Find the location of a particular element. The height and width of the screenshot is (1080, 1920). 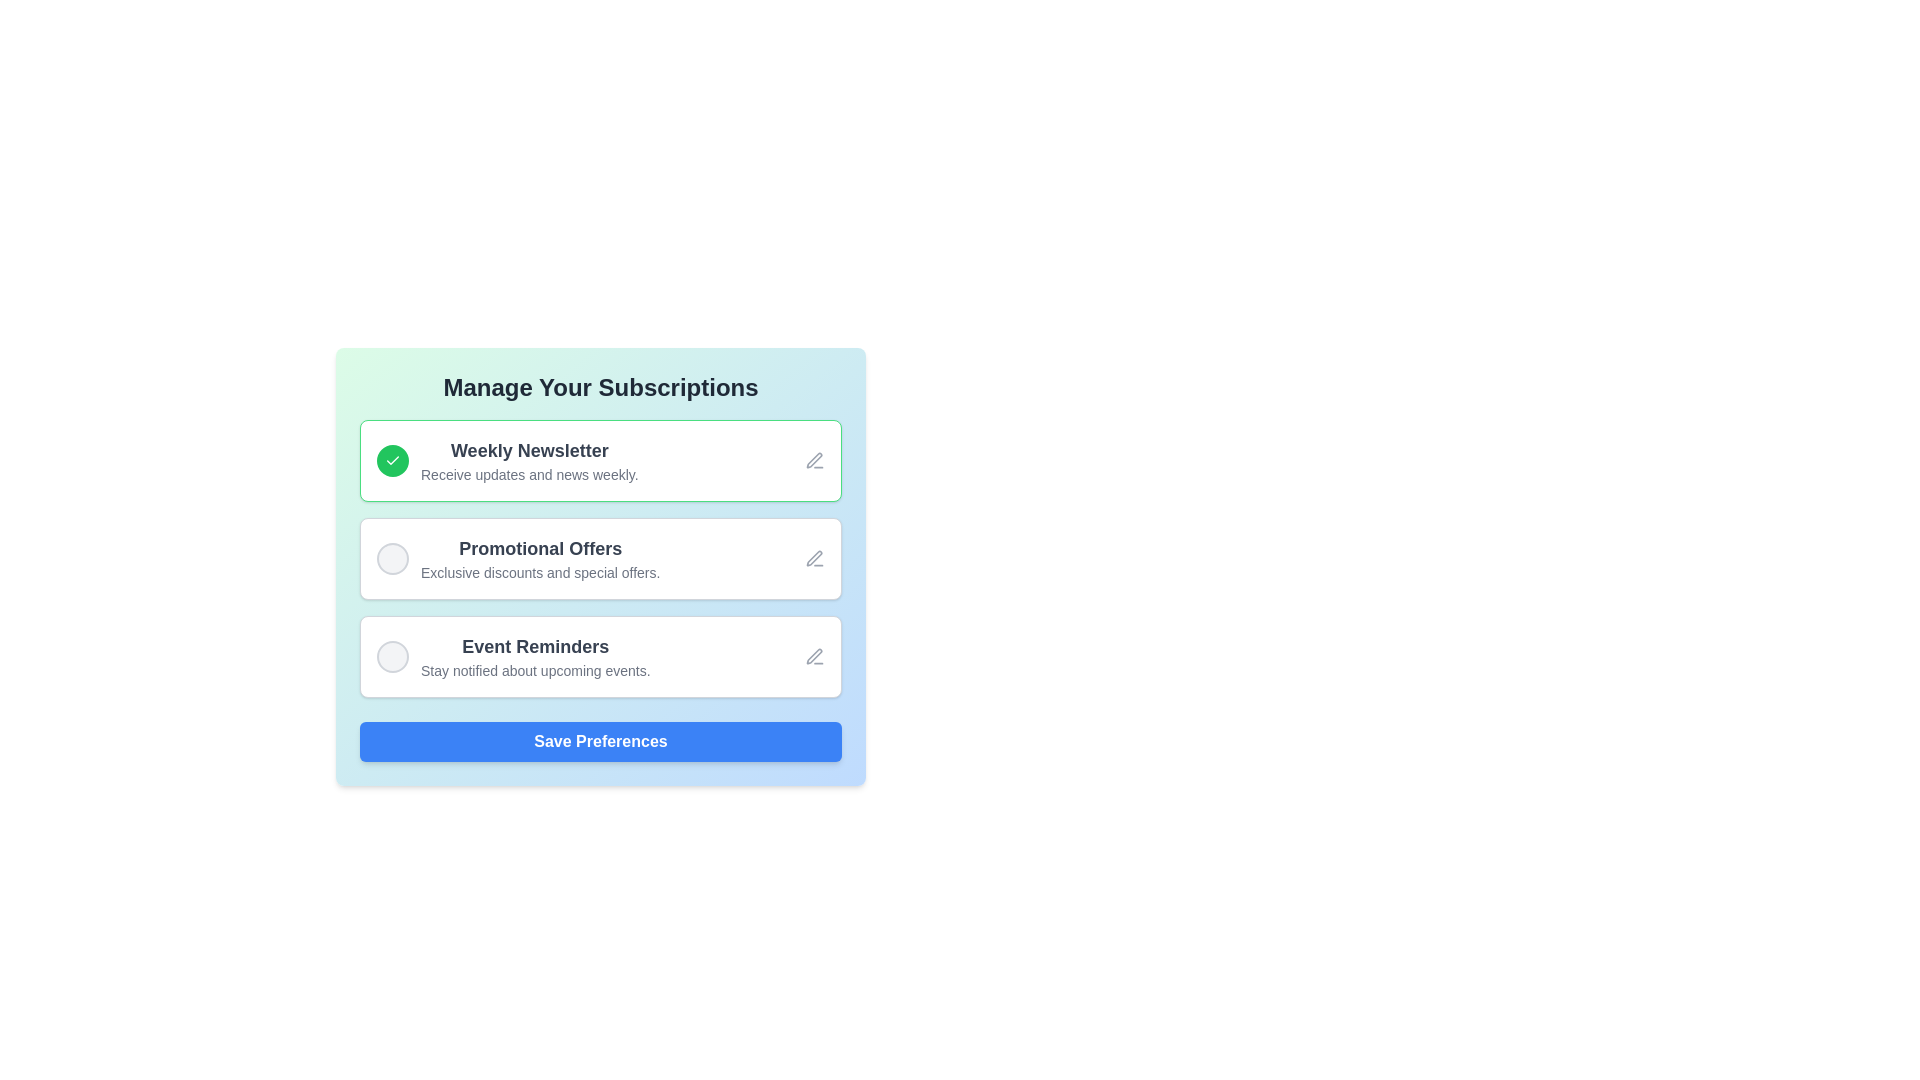

the static text element that provides additional descriptive information about the associated subscription option located beneath the heading 'Promotional Offers' is located at coordinates (540, 573).